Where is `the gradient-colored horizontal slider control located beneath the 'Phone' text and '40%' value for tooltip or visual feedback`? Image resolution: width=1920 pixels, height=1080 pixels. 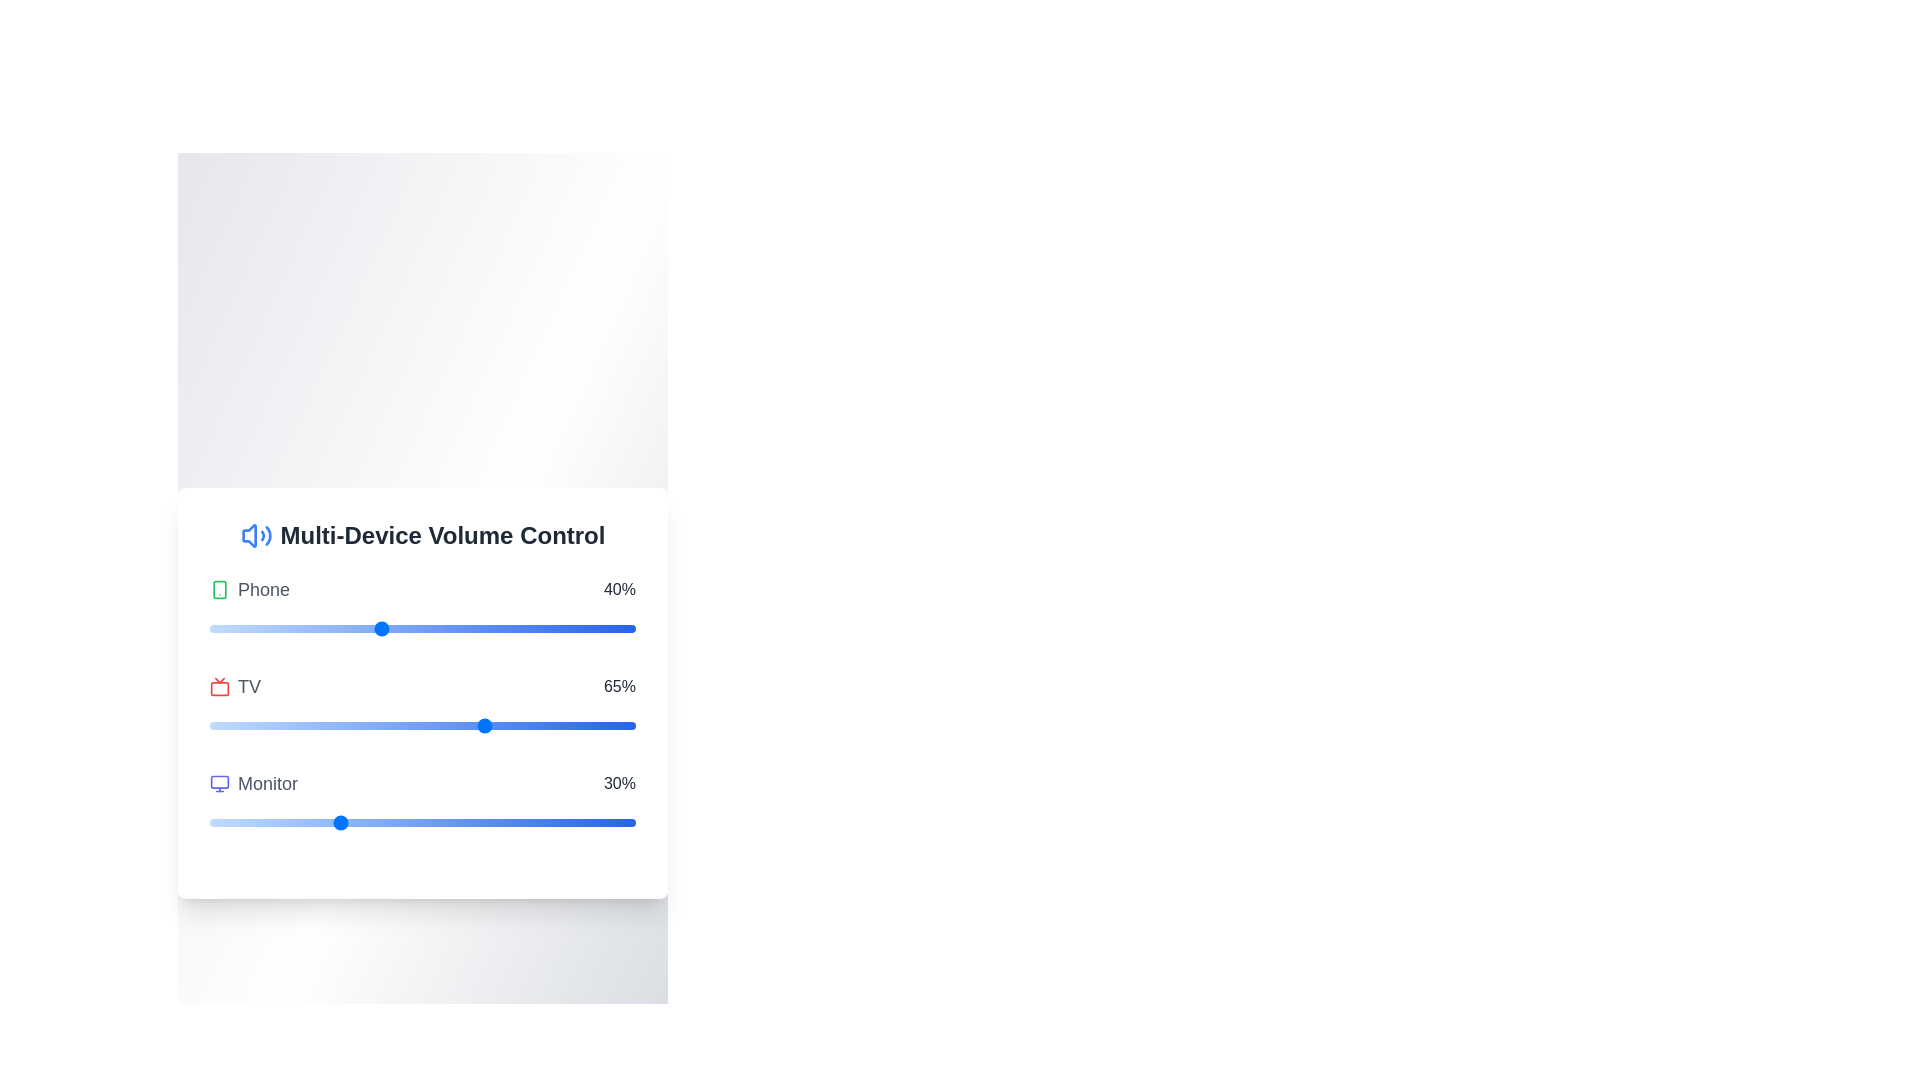 the gradient-colored horizontal slider control located beneath the 'Phone' text and '40%' value for tooltip or visual feedback is located at coordinates (421, 627).